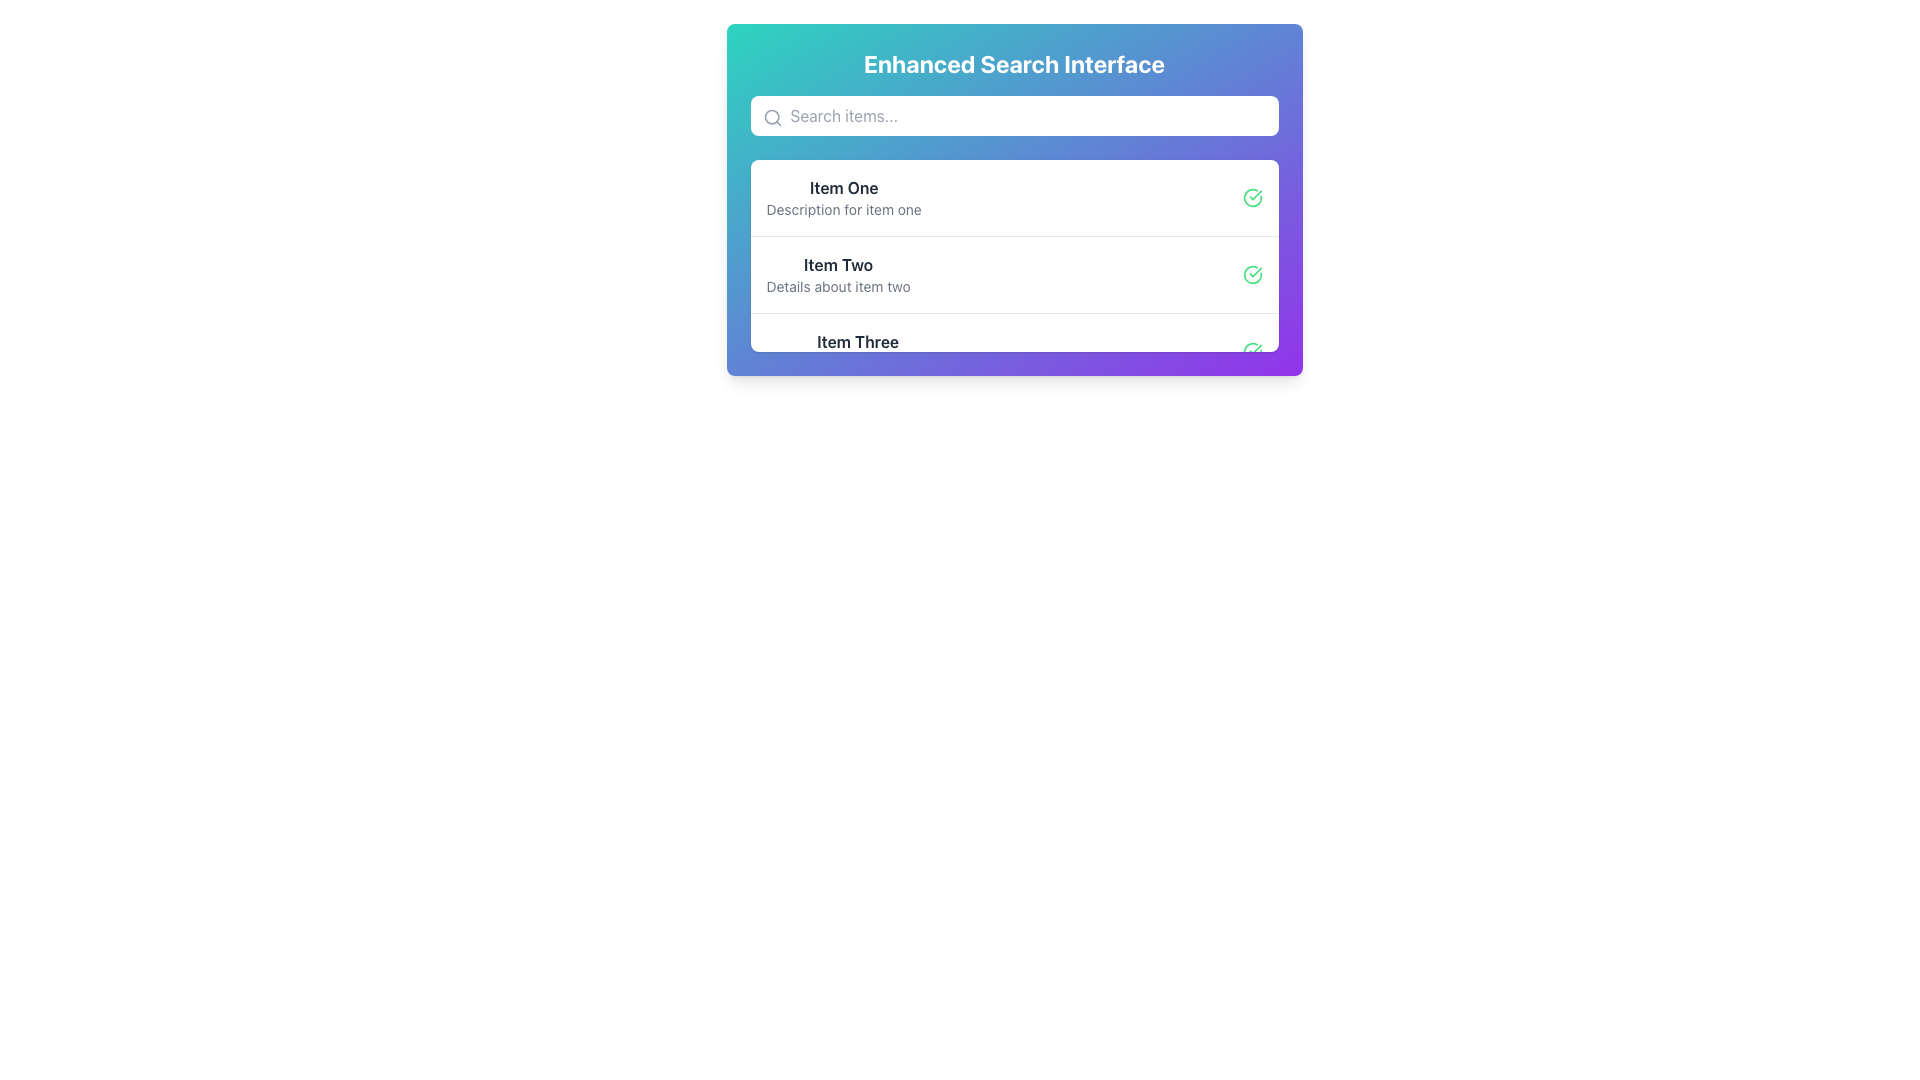 The height and width of the screenshot is (1080, 1920). I want to click on the small gray search icon styled as a magnifying glass located at the left extremity of the search input field, so click(771, 118).